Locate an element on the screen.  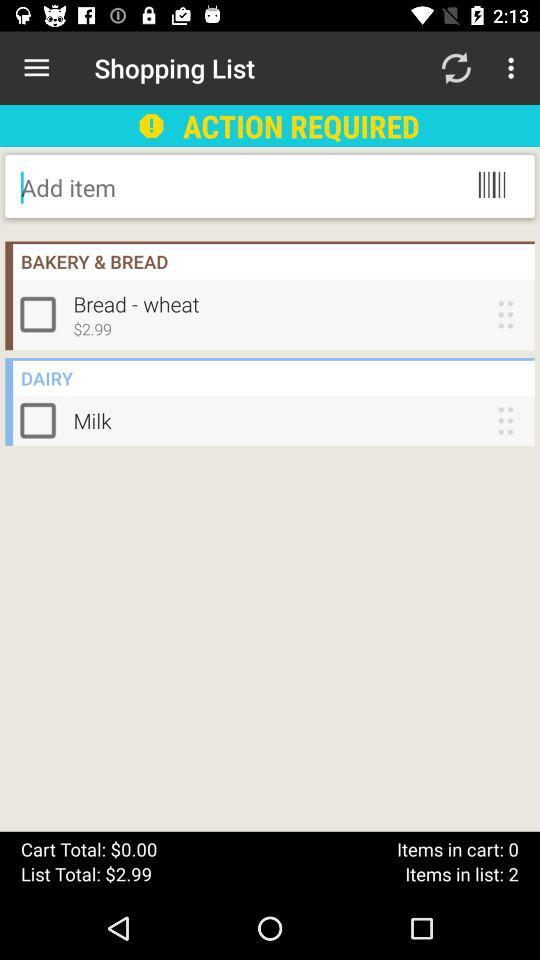
search bar is located at coordinates (181, 187).